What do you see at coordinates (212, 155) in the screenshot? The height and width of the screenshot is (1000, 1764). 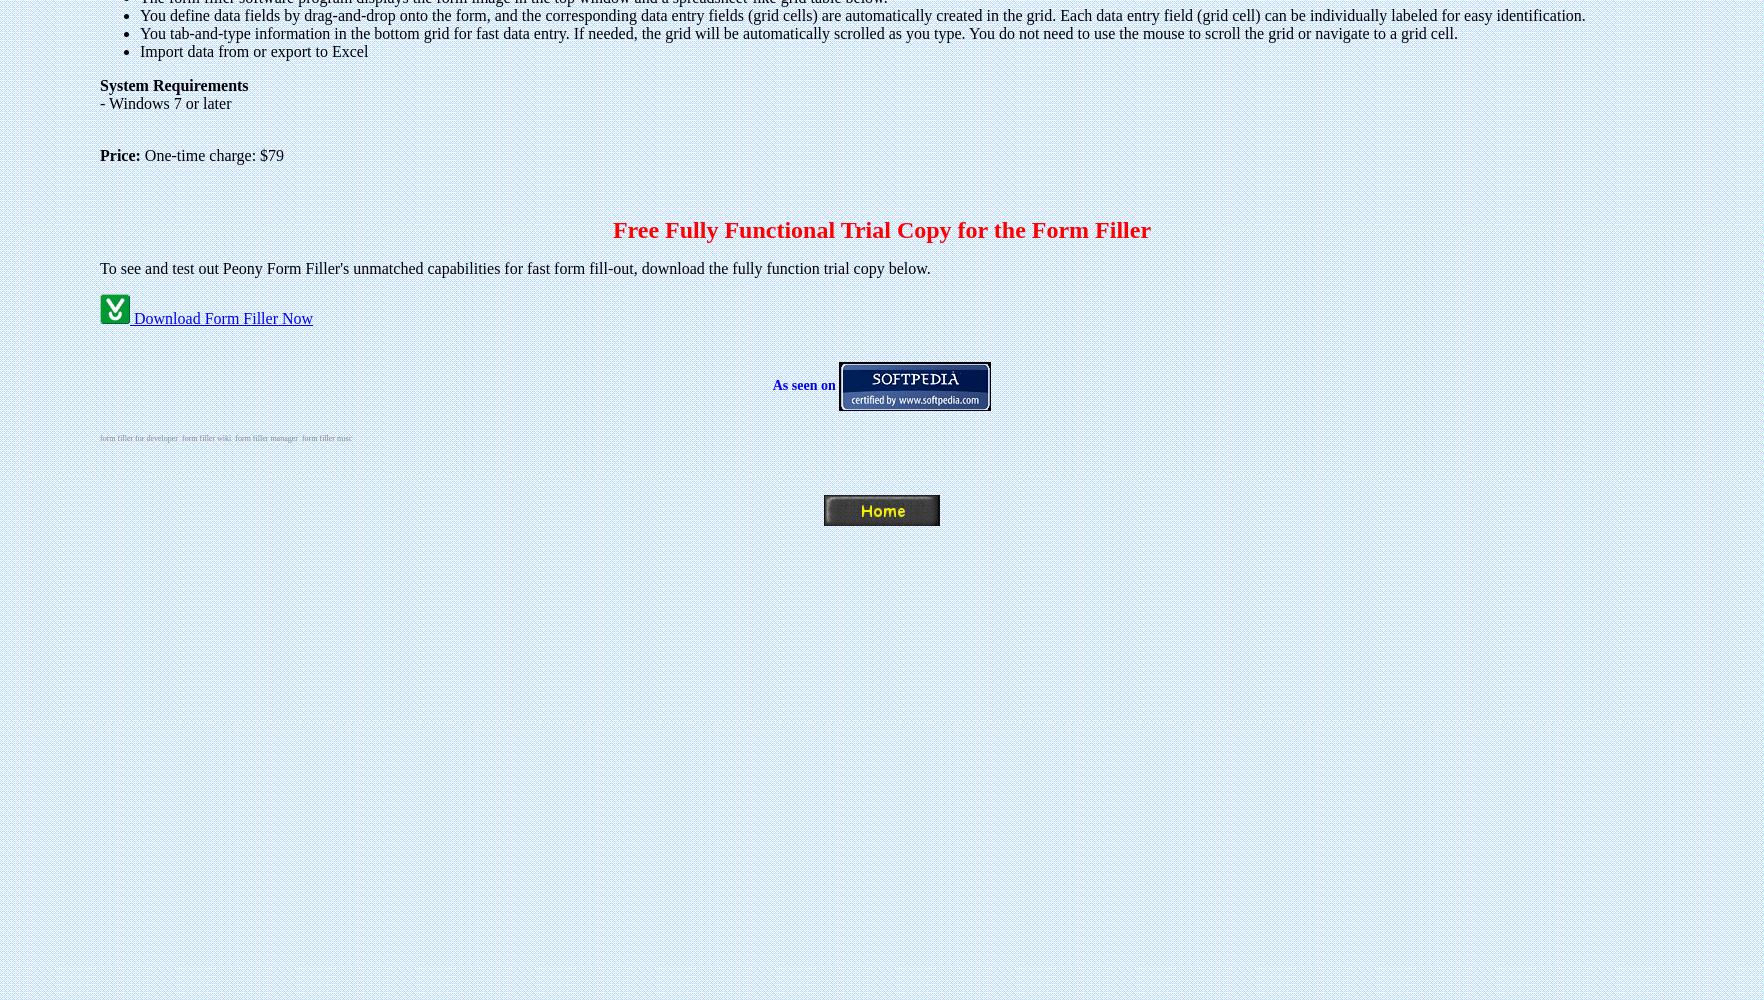 I see `'One-time charge: $79'` at bounding box center [212, 155].